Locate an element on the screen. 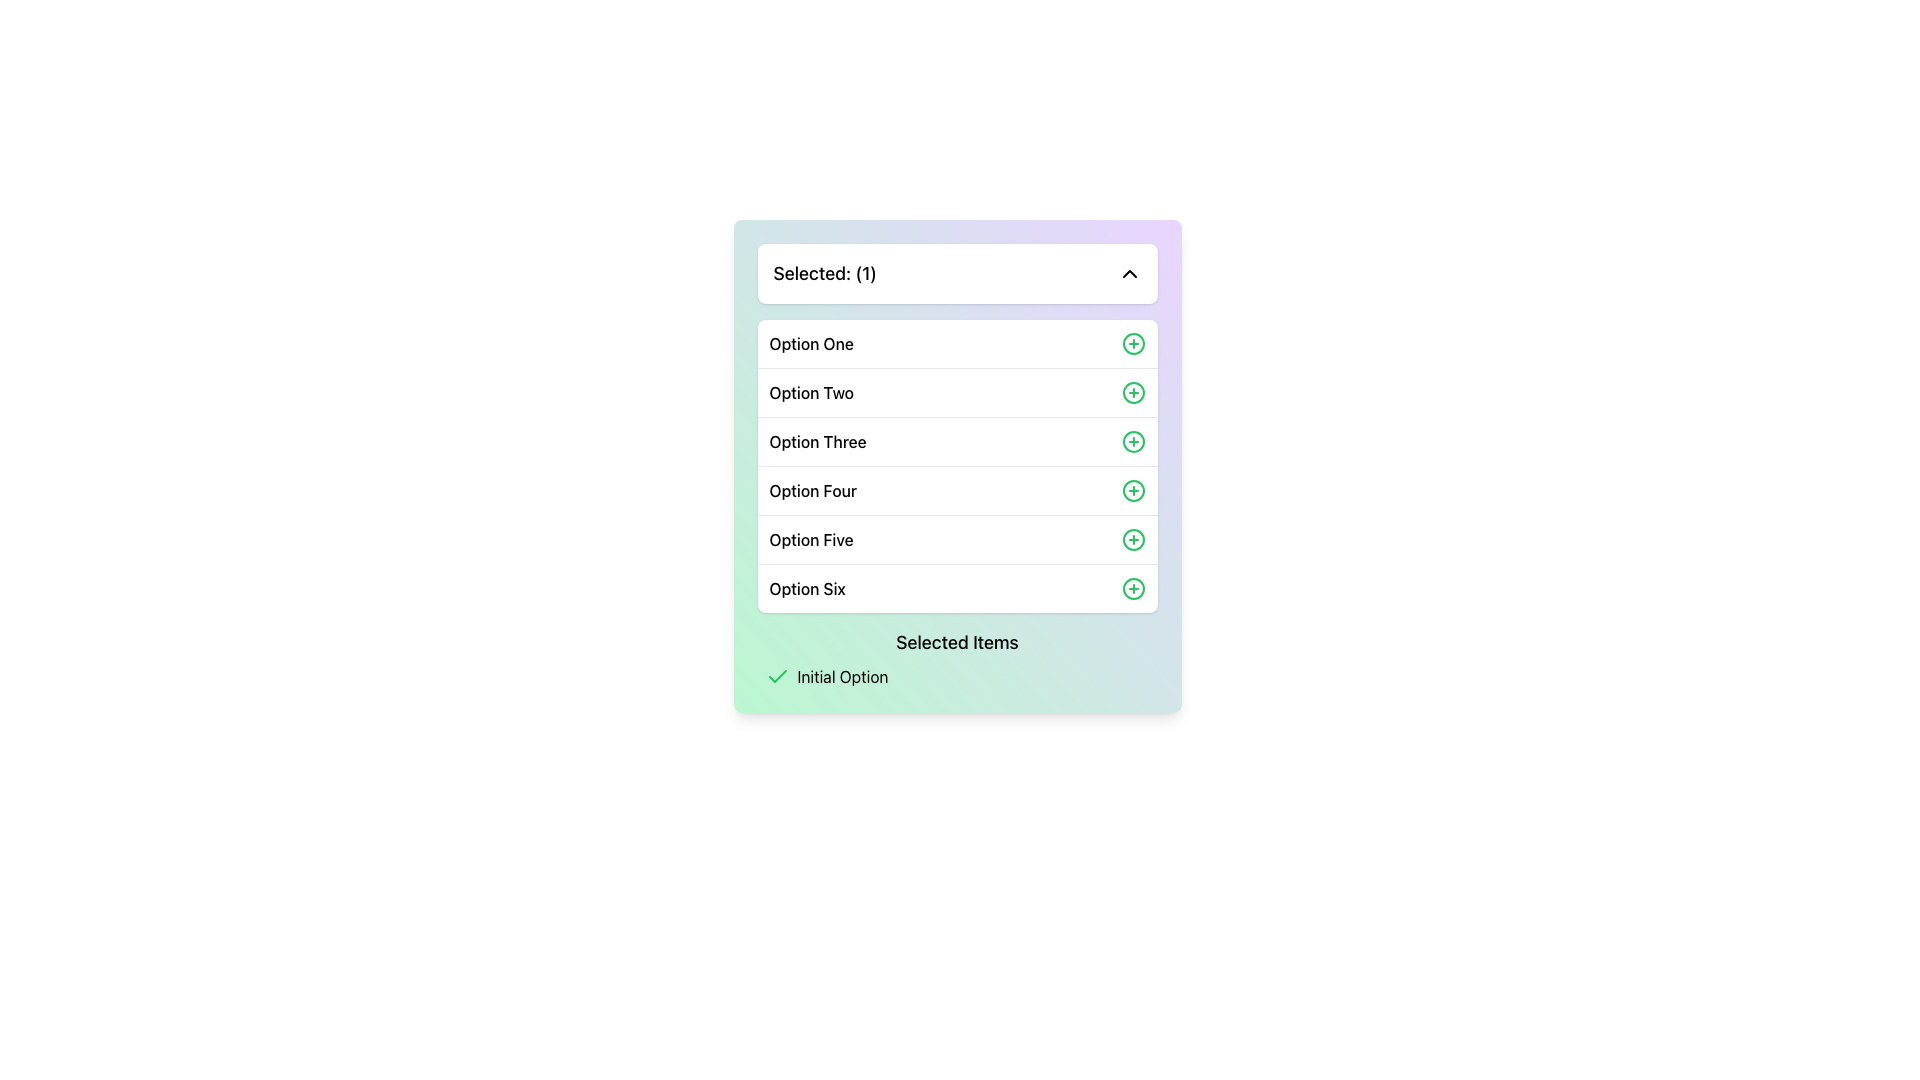  the surrounding row of the text label 'Option One' is located at coordinates (811, 342).